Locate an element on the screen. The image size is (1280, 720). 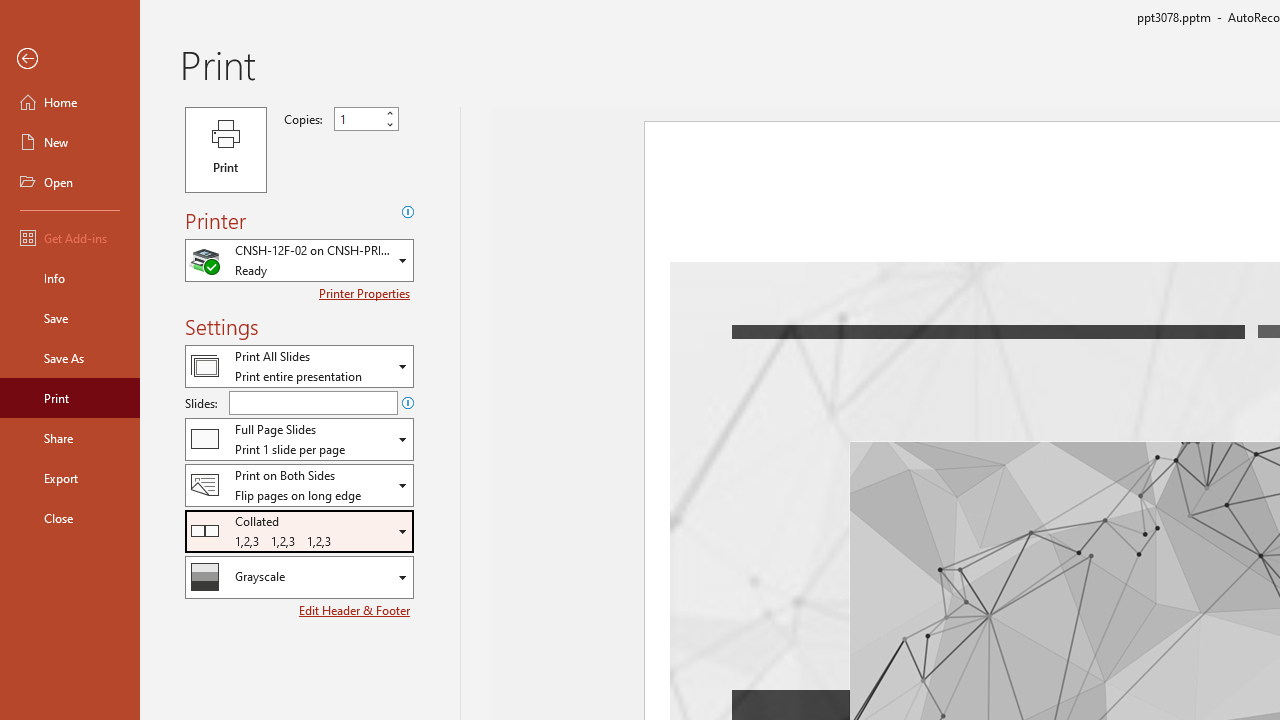
'Print' is located at coordinates (226, 149).